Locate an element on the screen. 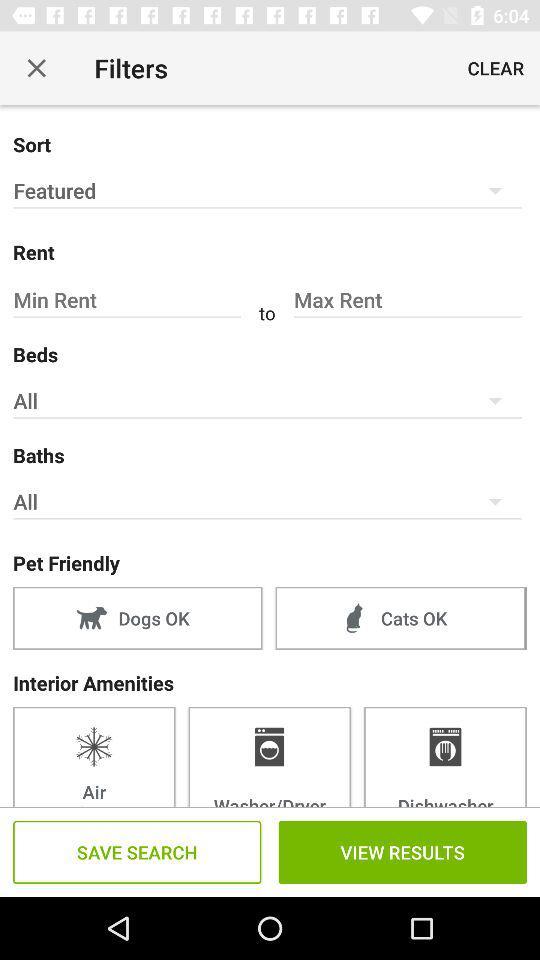  item above interior amenities is located at coordinates (136, 617).